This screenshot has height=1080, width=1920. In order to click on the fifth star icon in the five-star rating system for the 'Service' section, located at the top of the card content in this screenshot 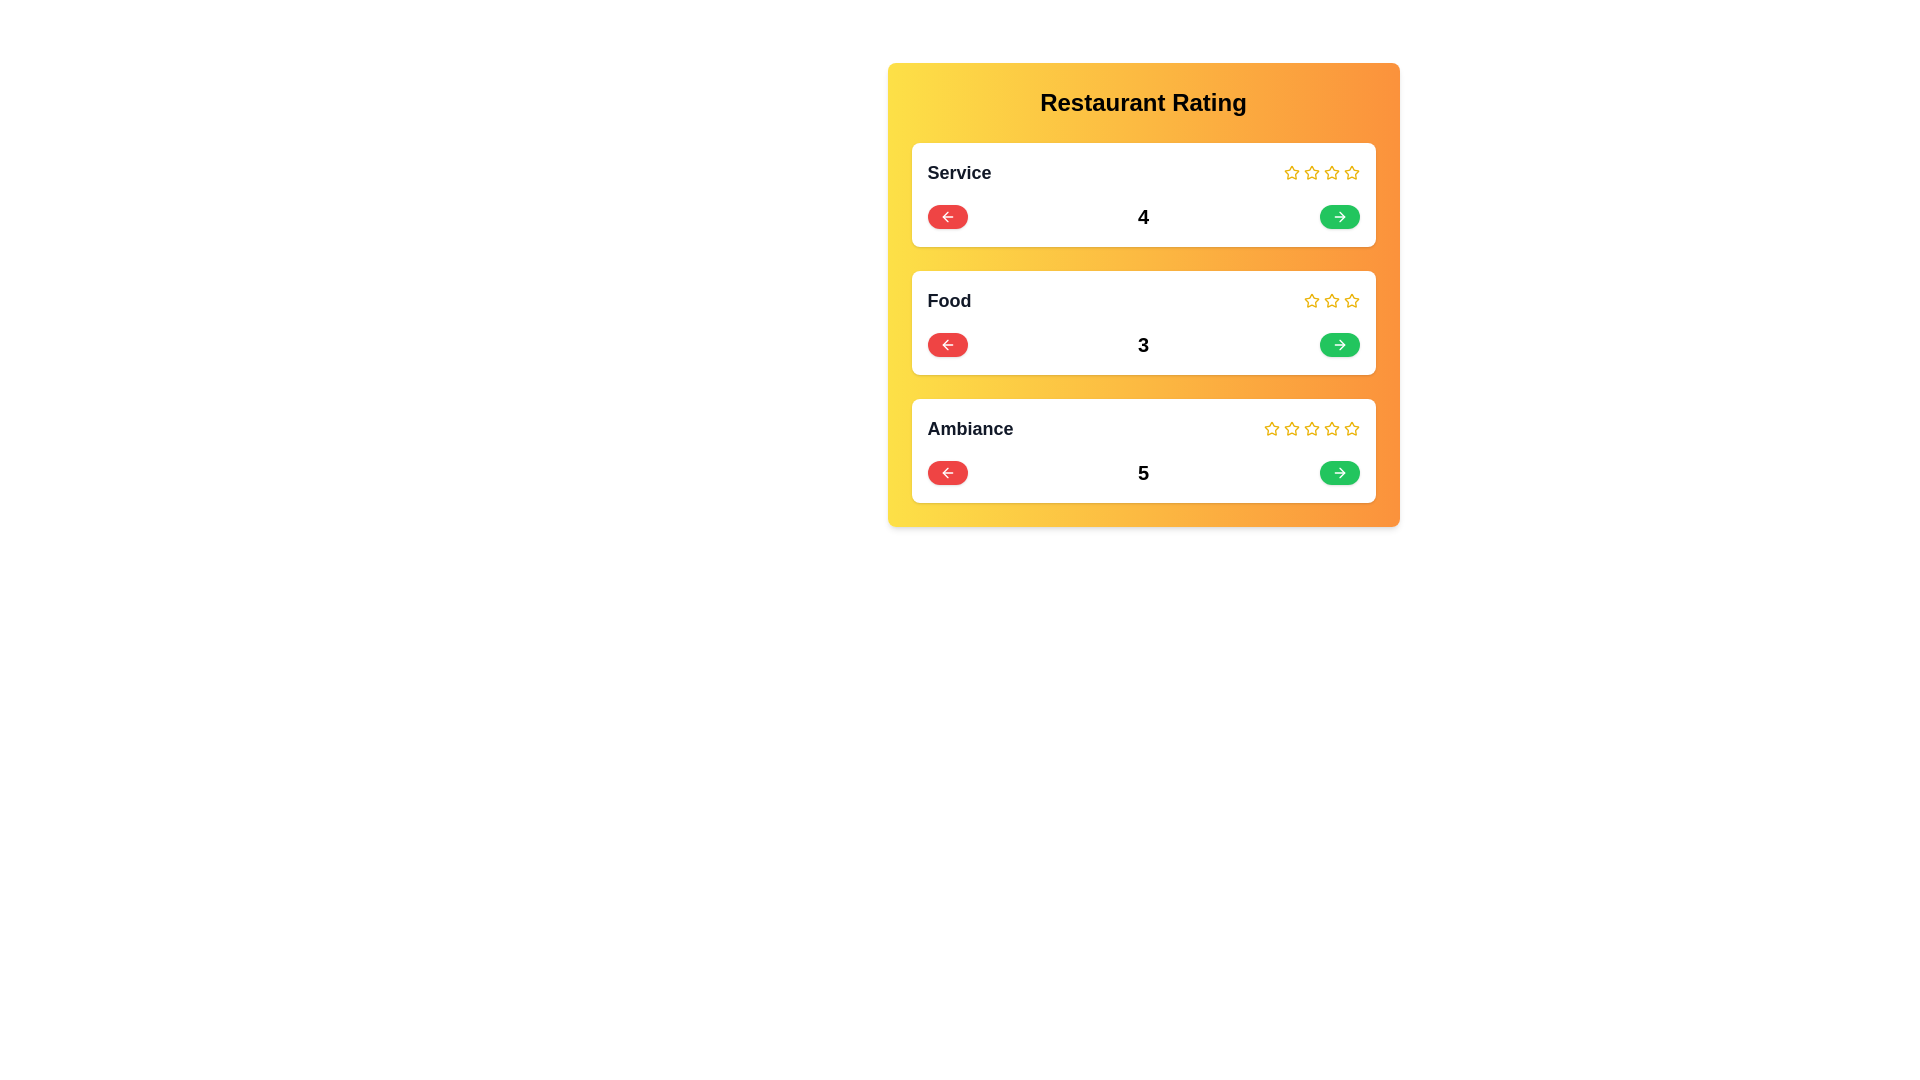, I will do `click(1351, 172)`.